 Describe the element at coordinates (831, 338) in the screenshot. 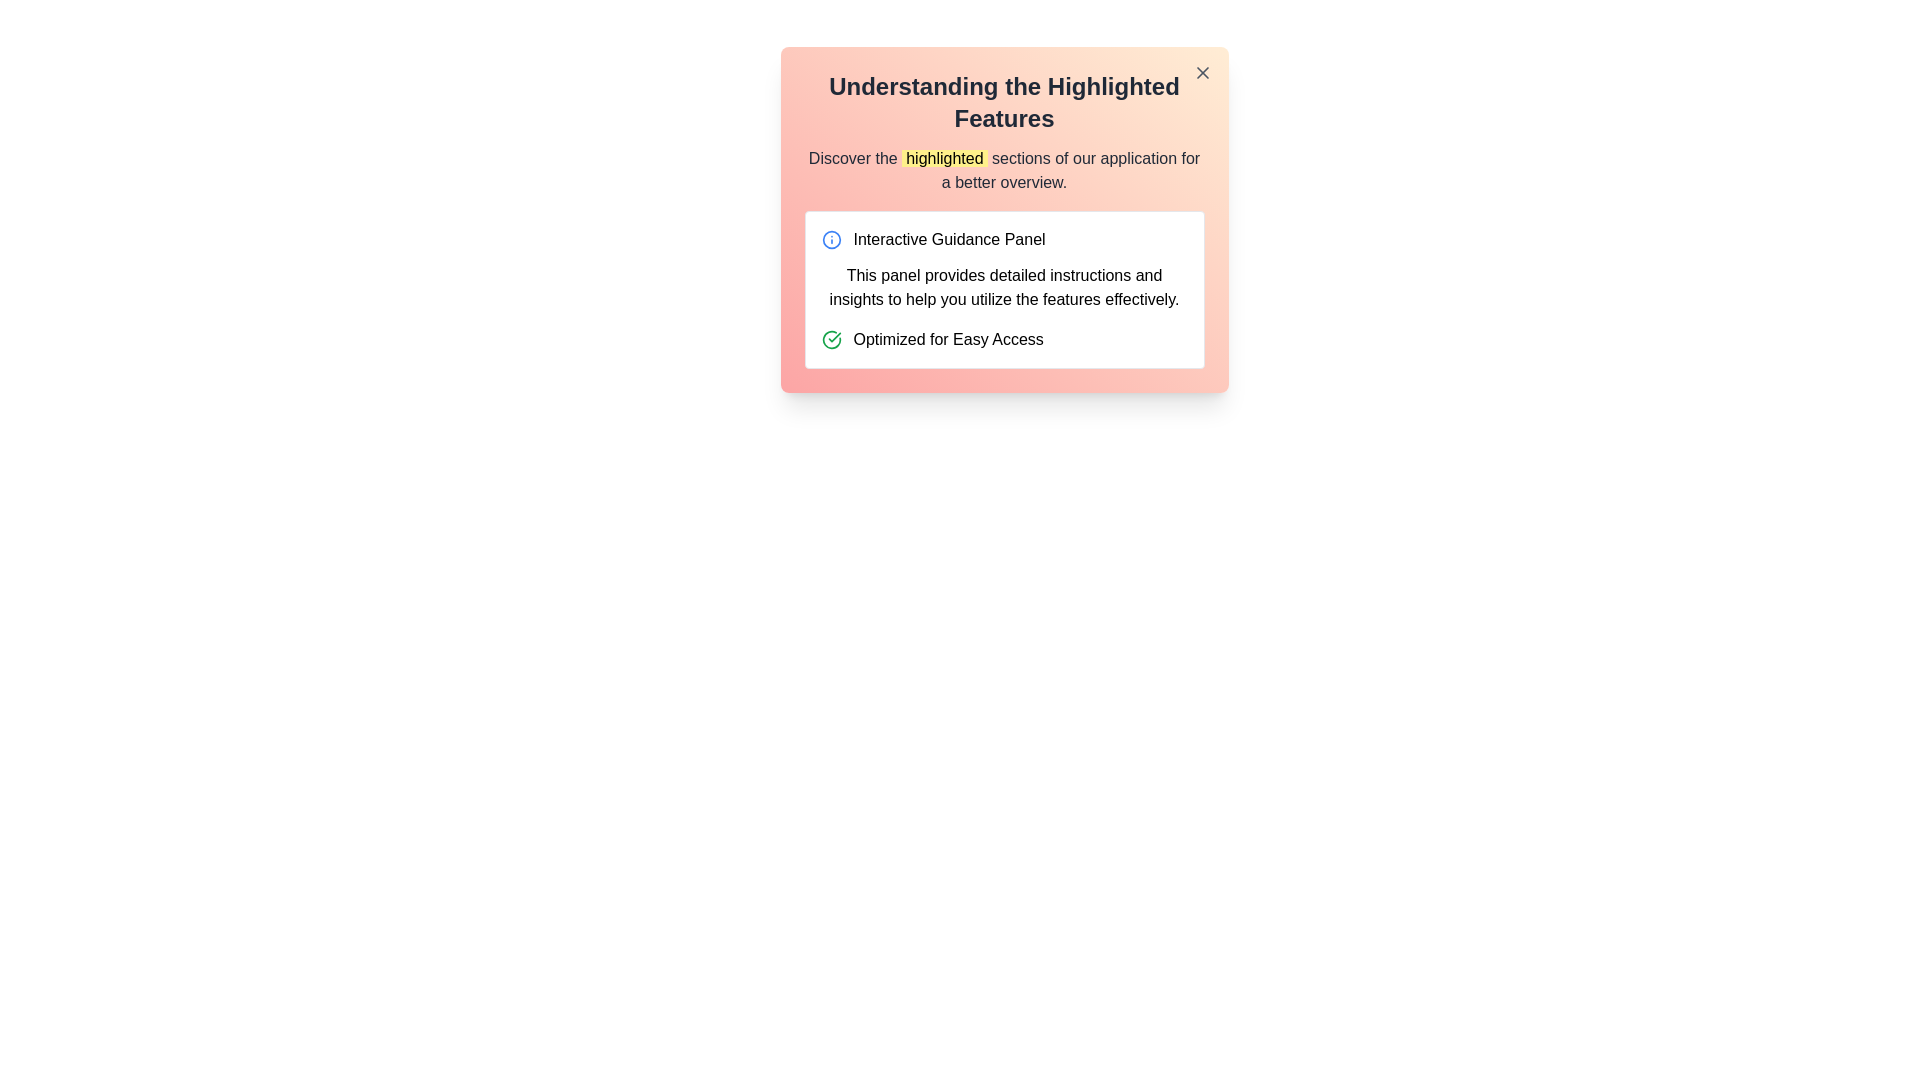

I see `the green circular checkmark icon located to the left of the text 'Optimized for Easy Access'` at that location.